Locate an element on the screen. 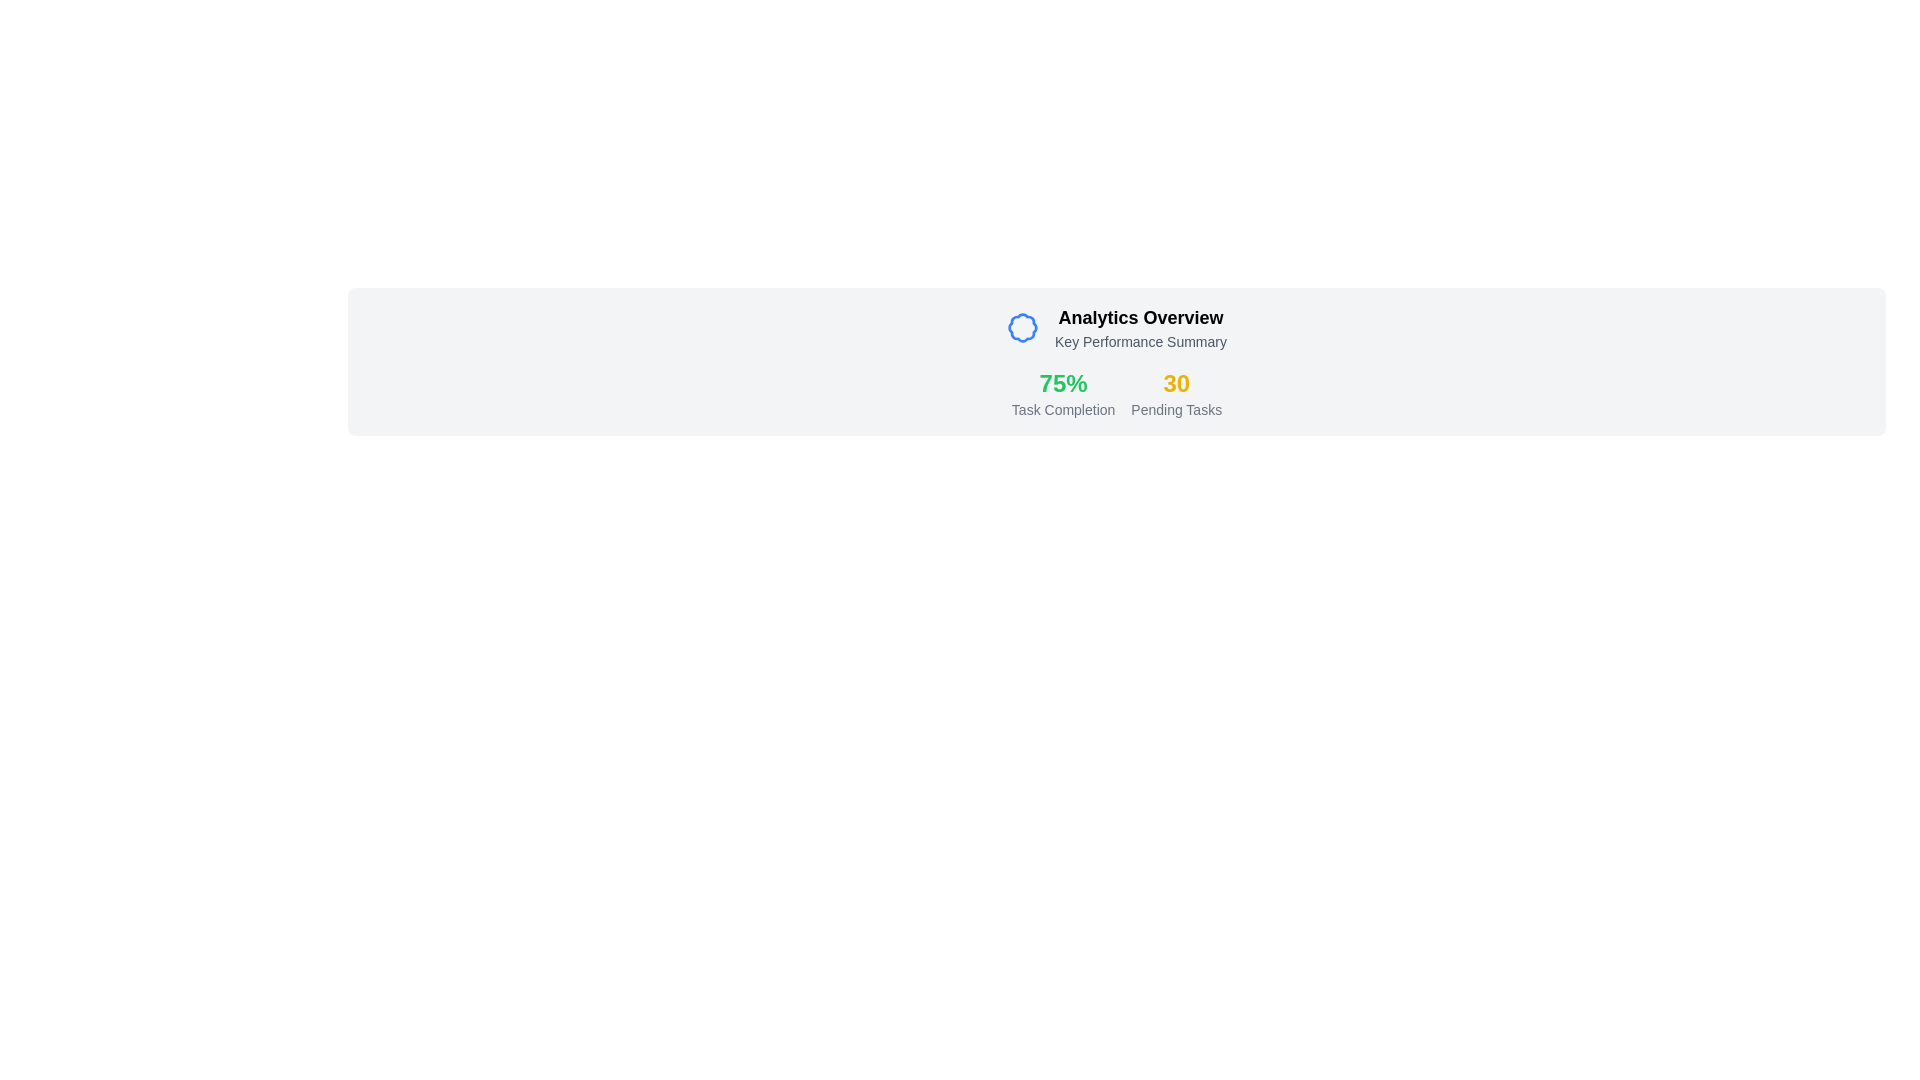 The height and width of the screenshot is (1080, 1920). static informational display element showing the number '30' with the label 'Pending Tasks' below it, styled in yellow and gray respectively is located at coordinates (1176, 393).